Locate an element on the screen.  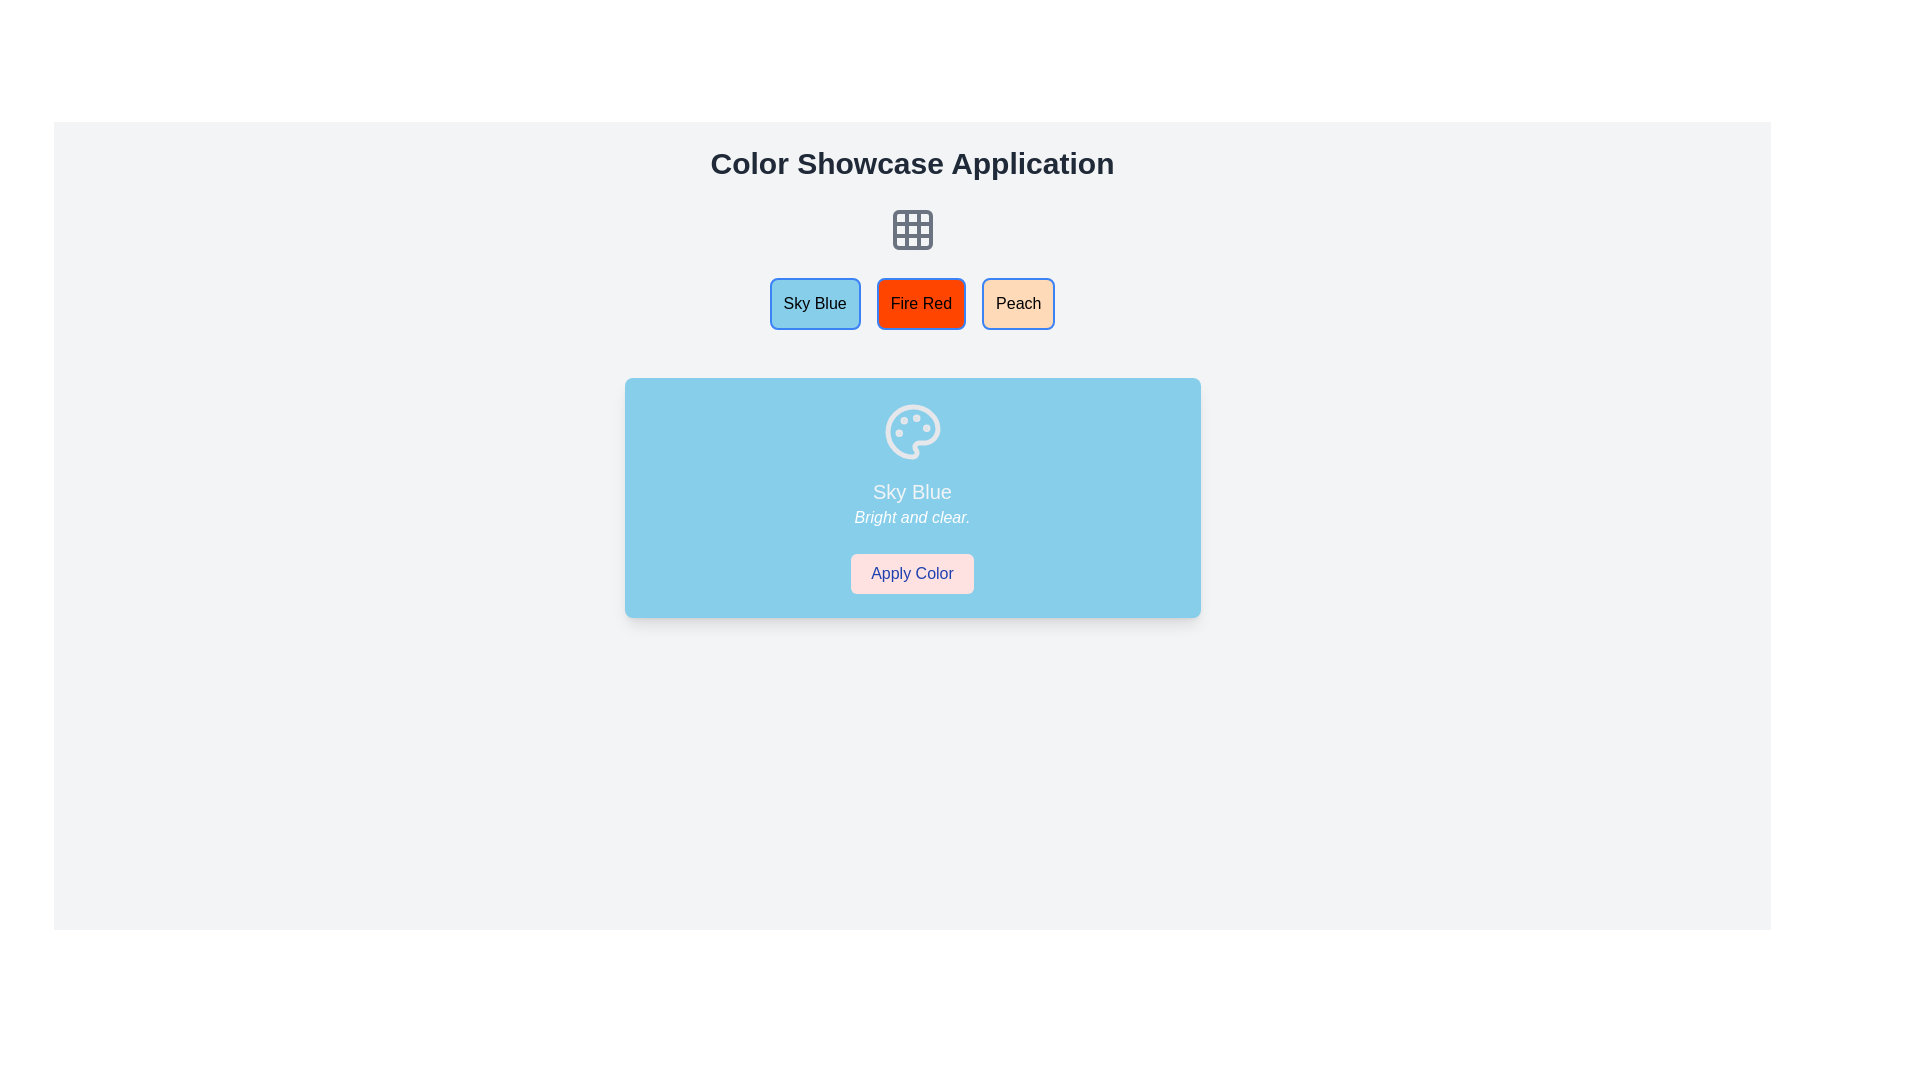
the peach button labeled 'Peach' with a blue border and rounded corners to observe its hover effects is located at coordinates (1018, 304).